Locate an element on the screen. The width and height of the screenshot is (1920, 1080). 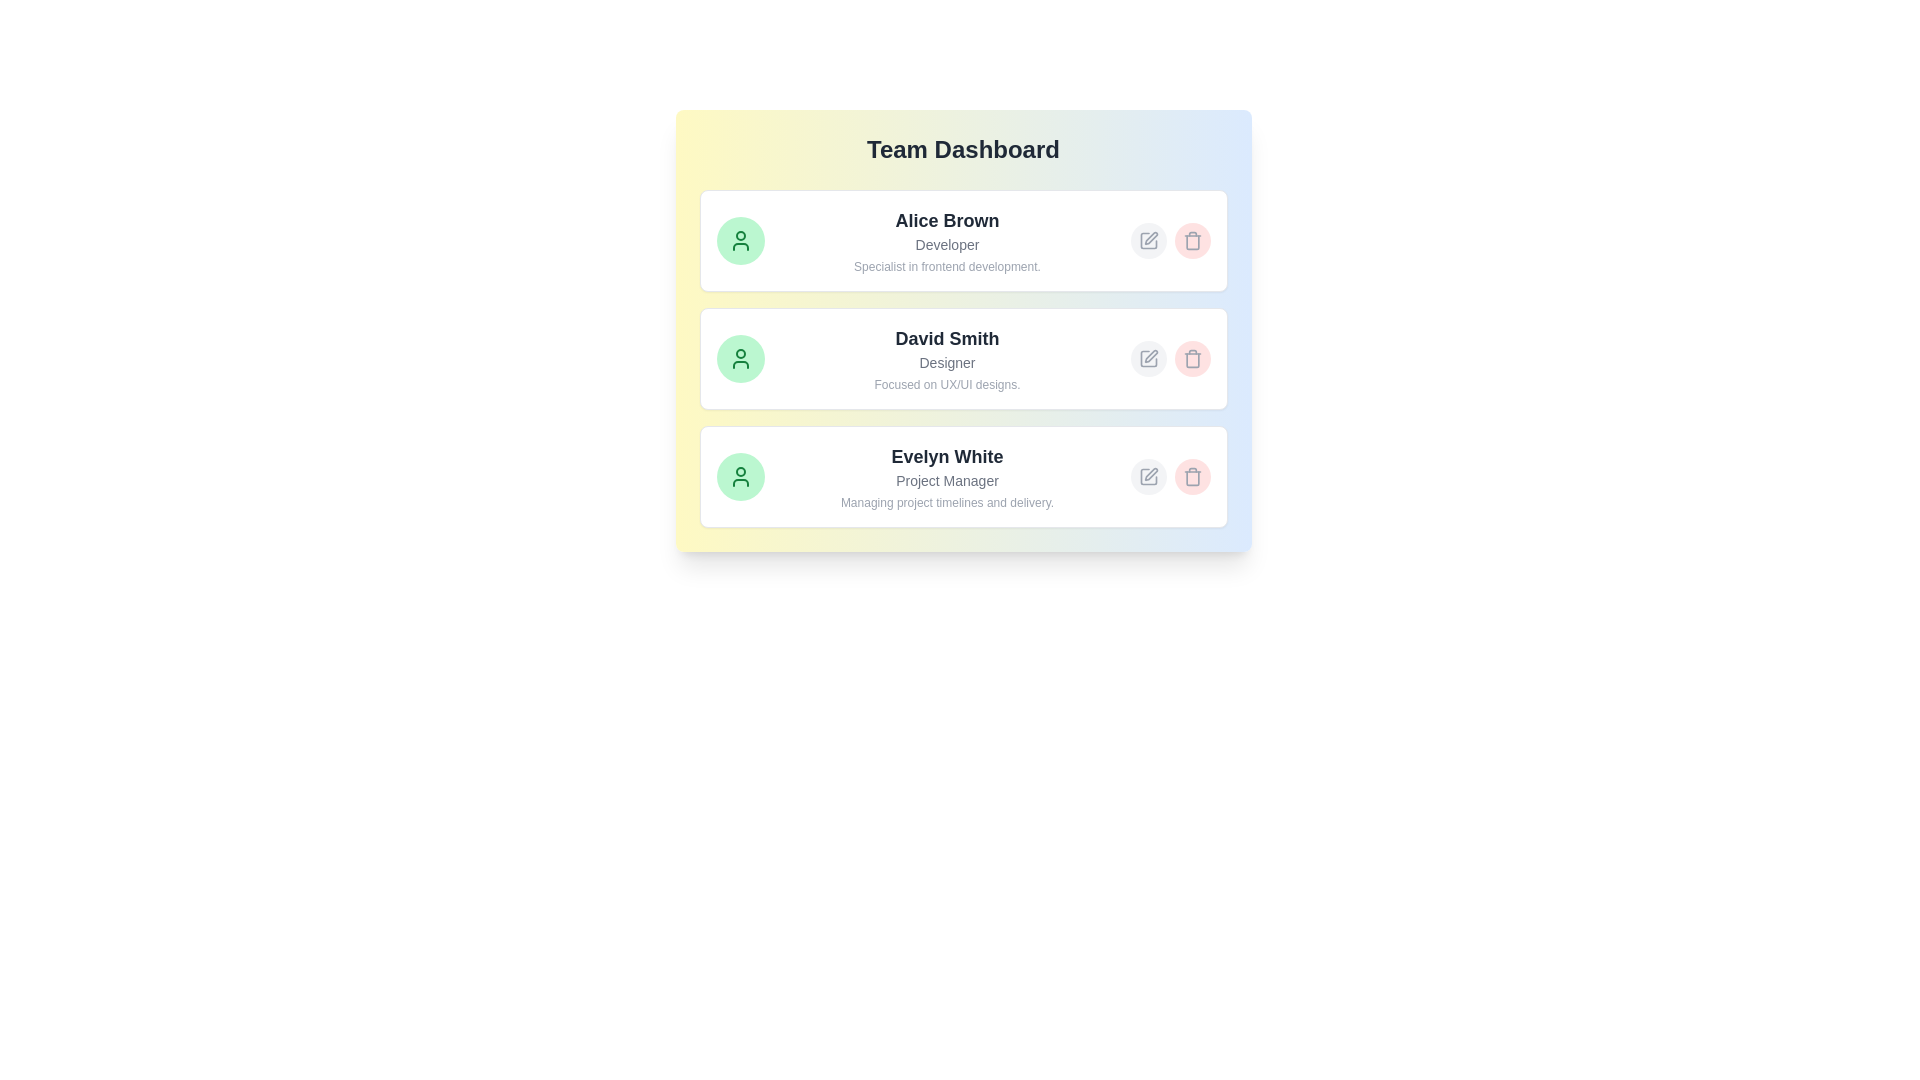
the delete button (trash can icon) located in the first row of the vertically arranged list of cards, adjacent to the details of 'Alice Brown' is located at coordinates (1192, 239).